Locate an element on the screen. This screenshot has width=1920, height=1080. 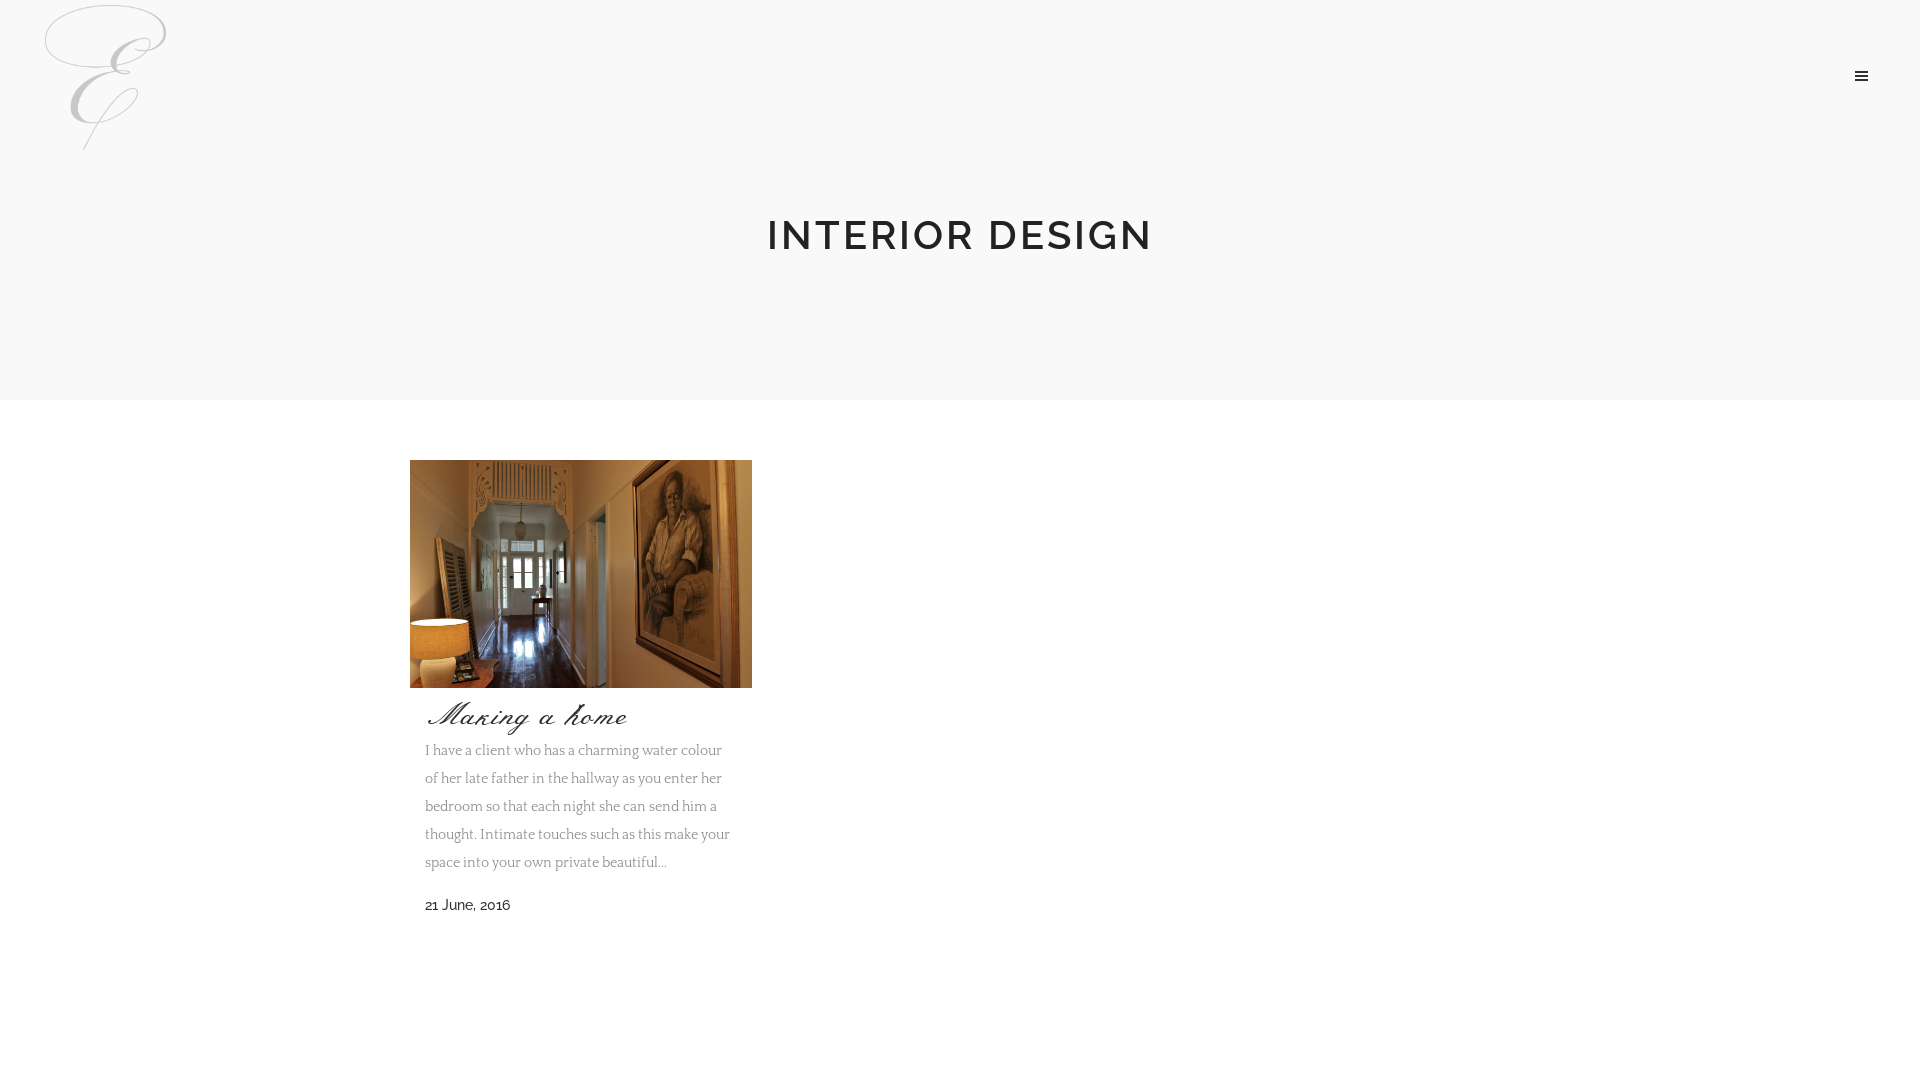
'Making a home' is located at coordinates (526, 715).